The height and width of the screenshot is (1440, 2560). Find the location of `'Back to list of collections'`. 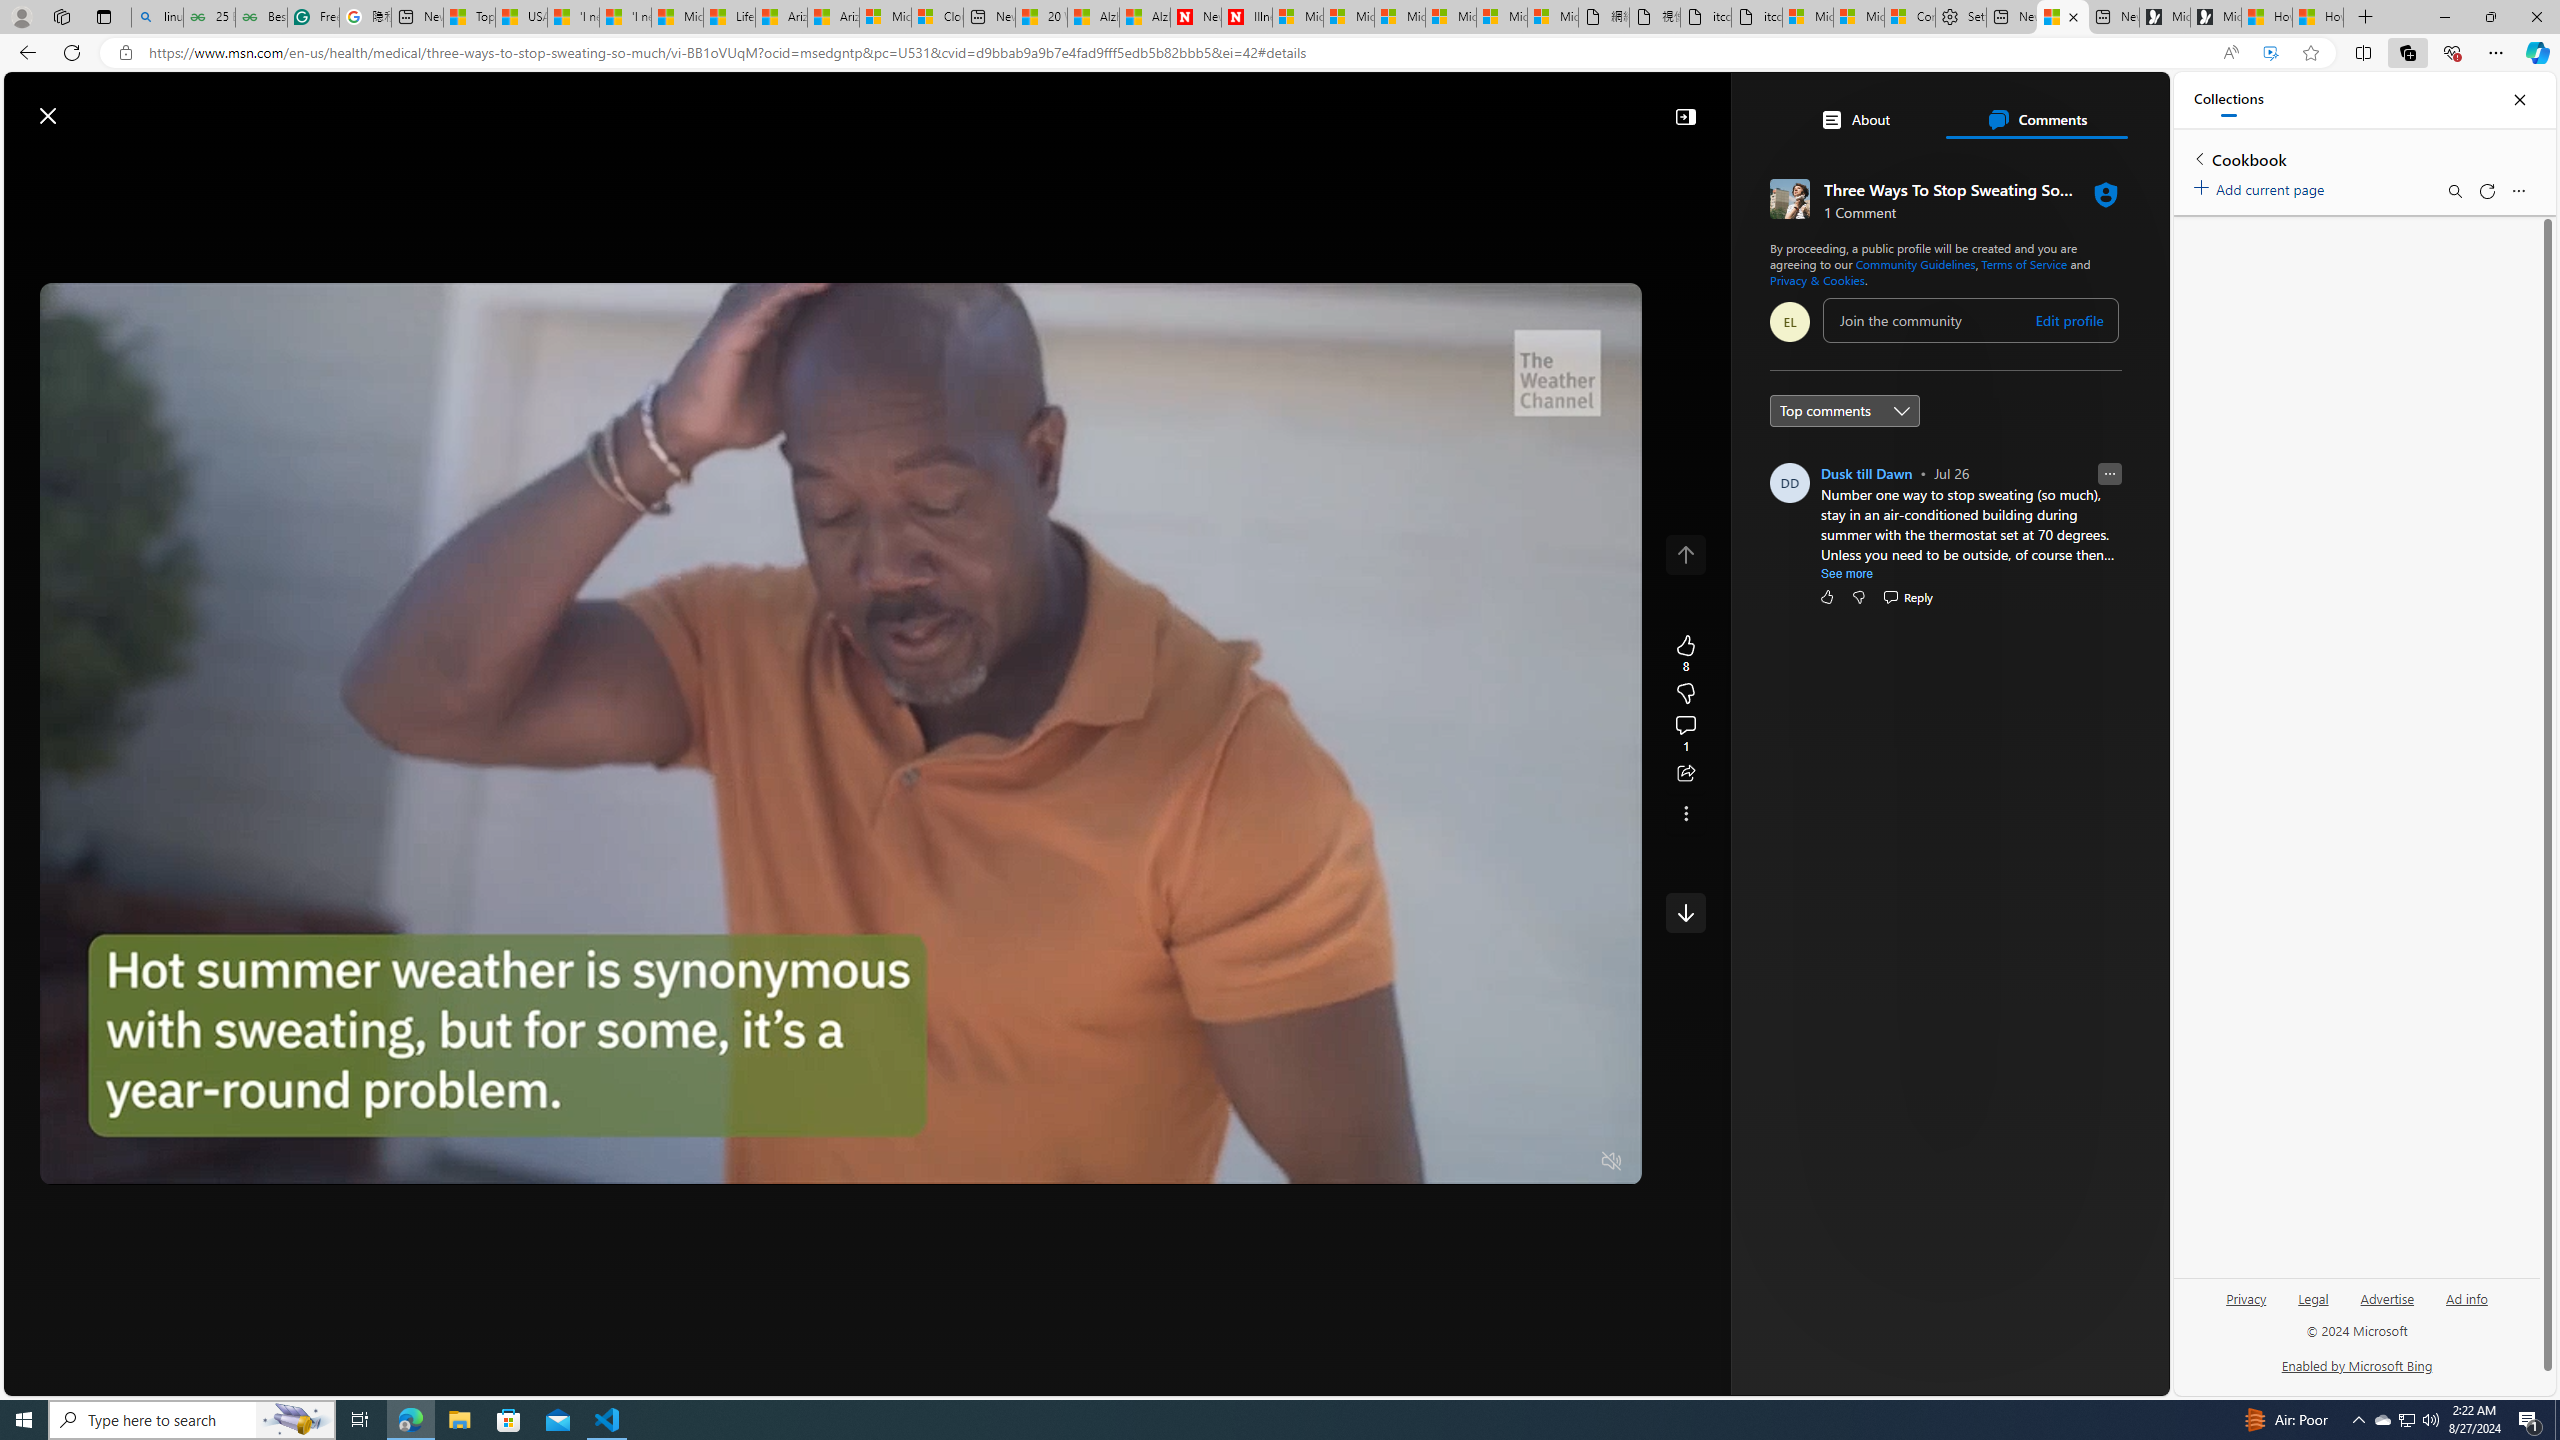

'Back to list of collections' is located at coordinates (2198, 158).